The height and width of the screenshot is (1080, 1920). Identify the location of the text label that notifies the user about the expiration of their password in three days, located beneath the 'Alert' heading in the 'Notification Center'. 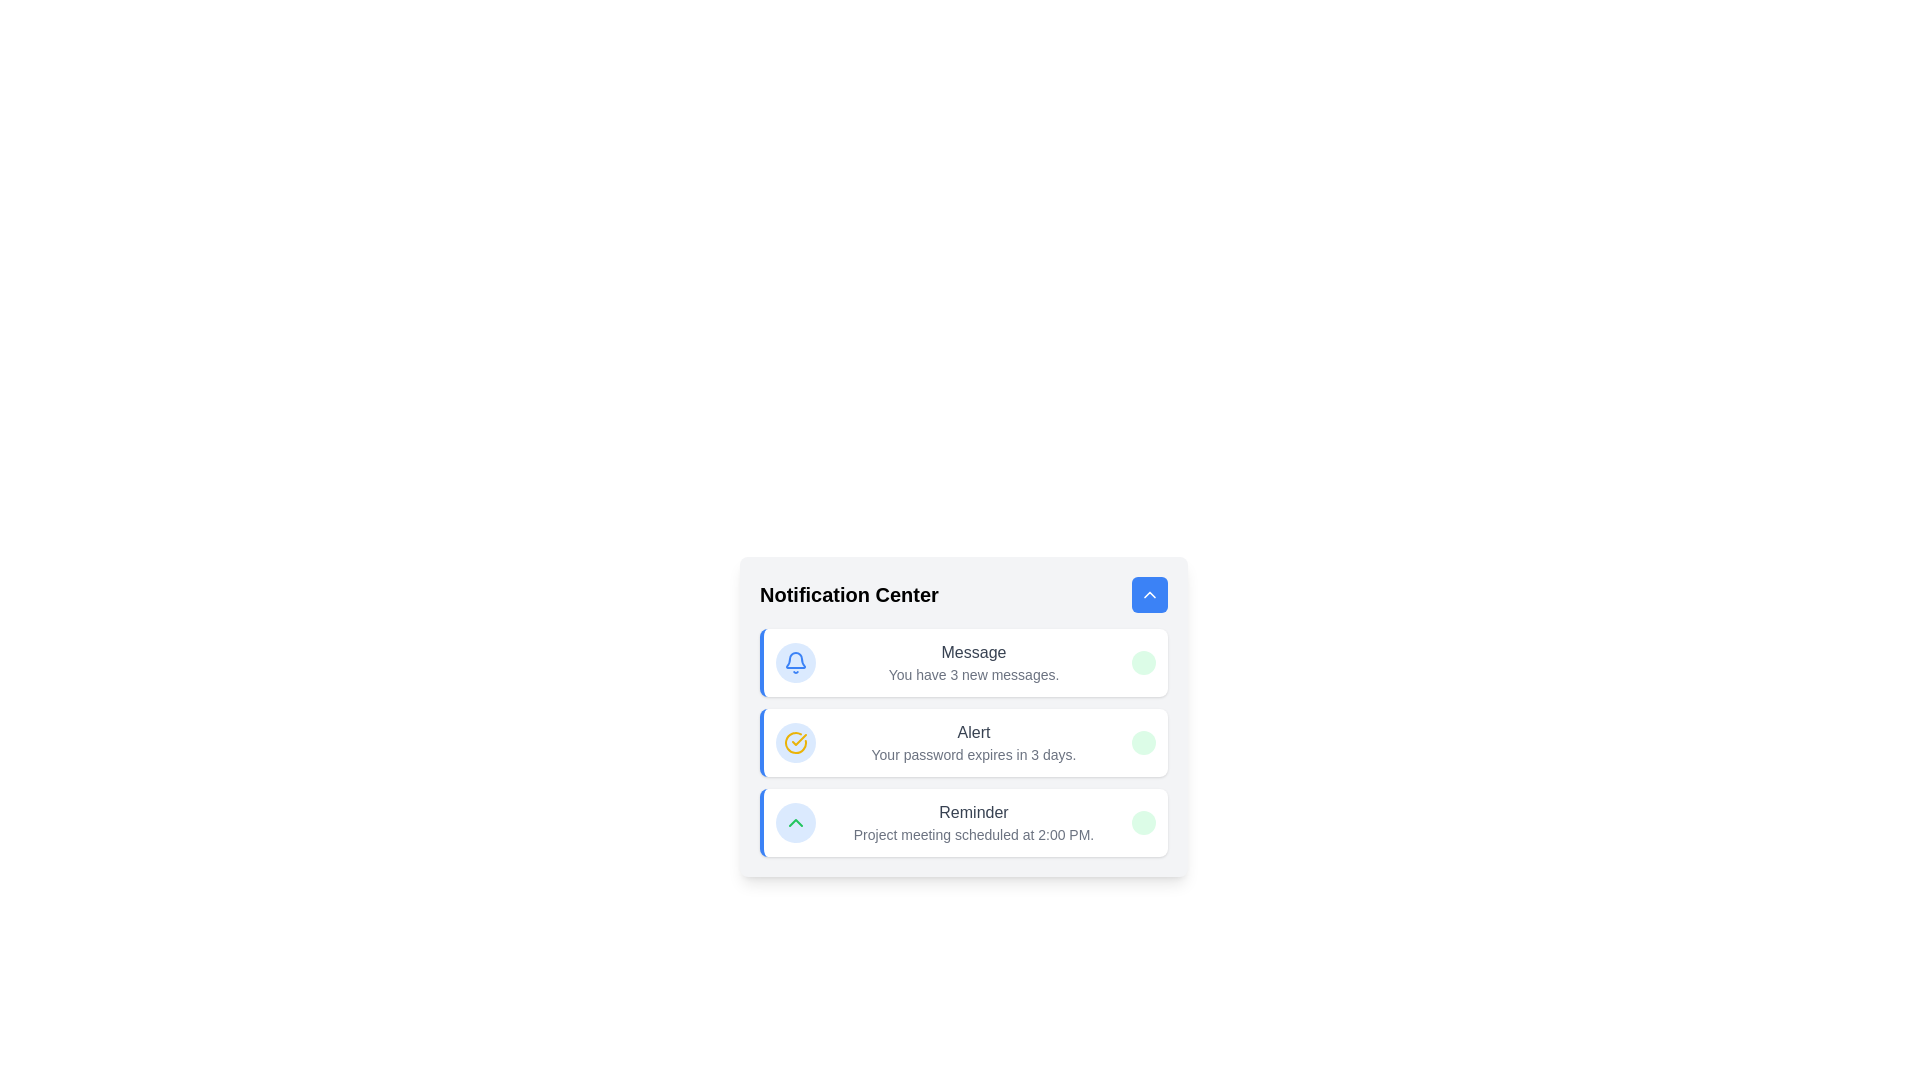
(974, 755).